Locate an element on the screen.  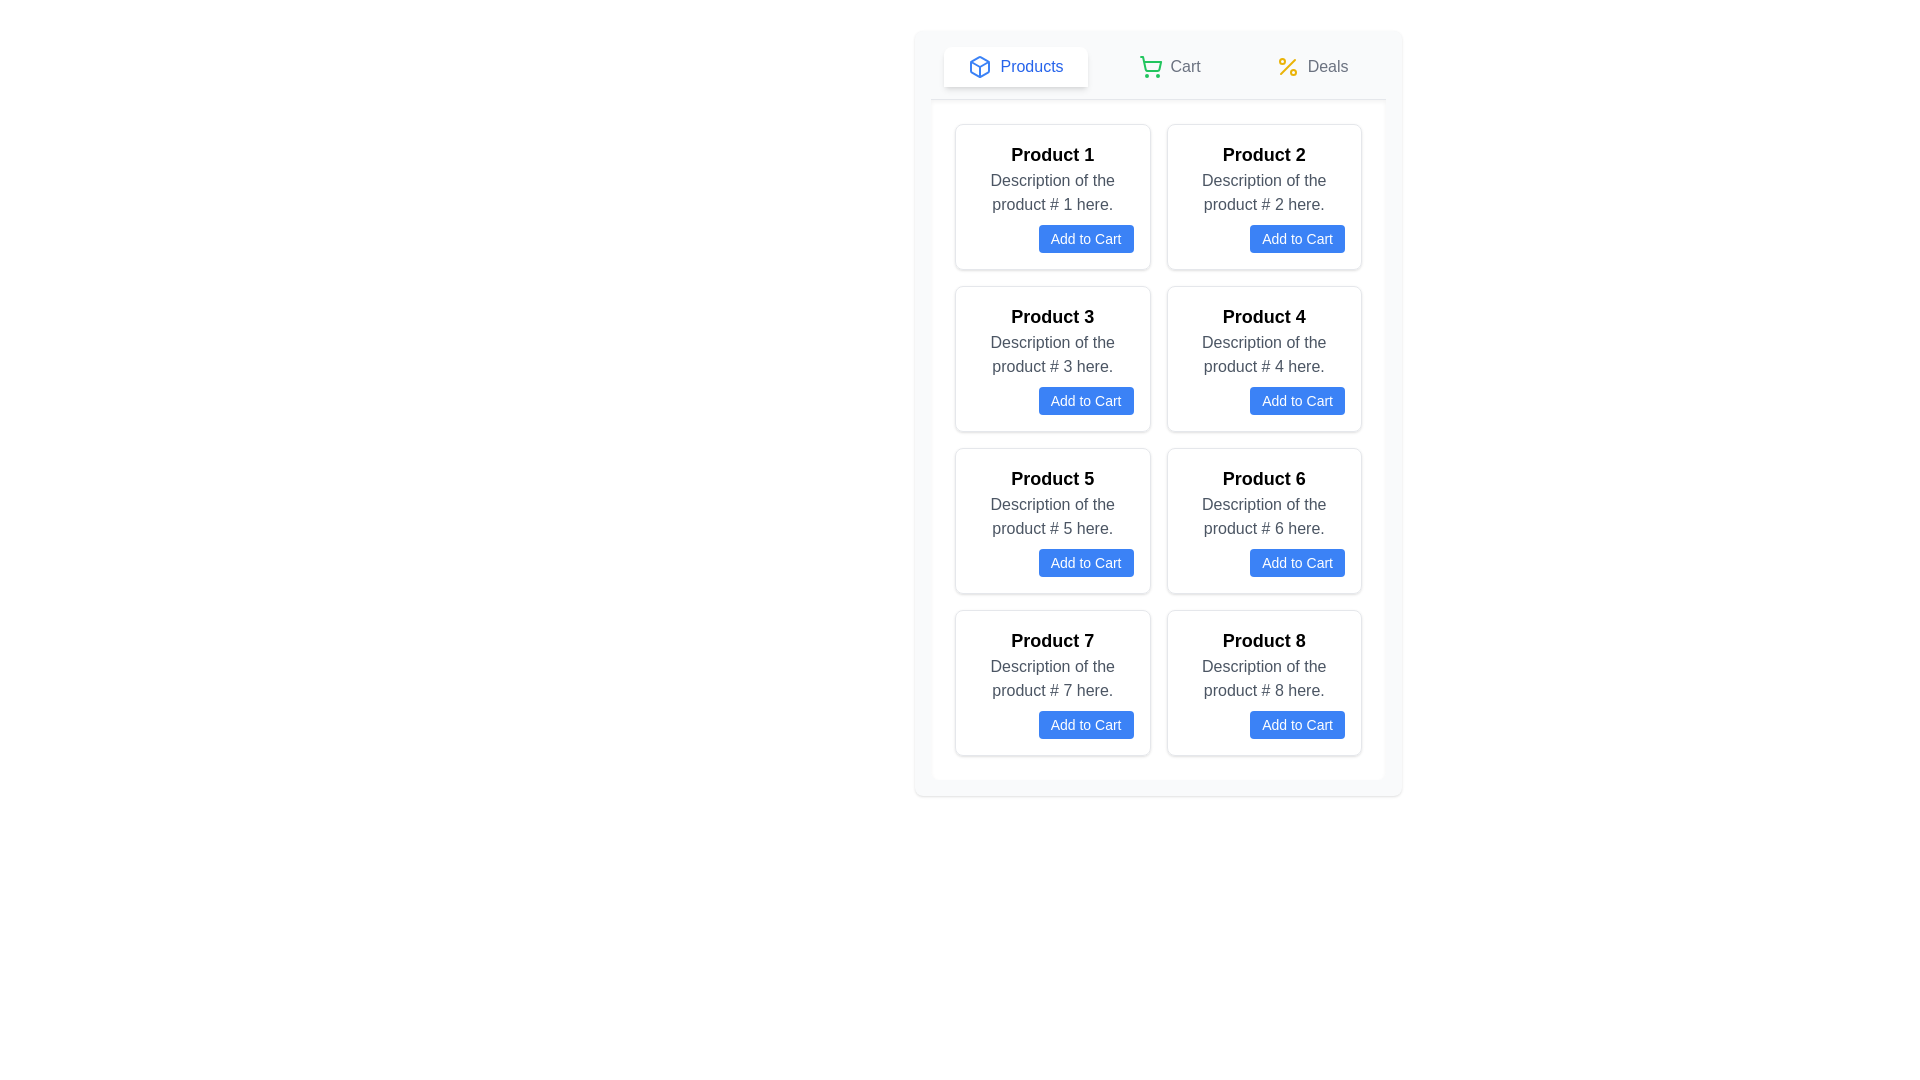
the Text label that serves as the title or heading for the product, located at the top-center of the third card in the grid layout is located at coordinates (1051, 315).